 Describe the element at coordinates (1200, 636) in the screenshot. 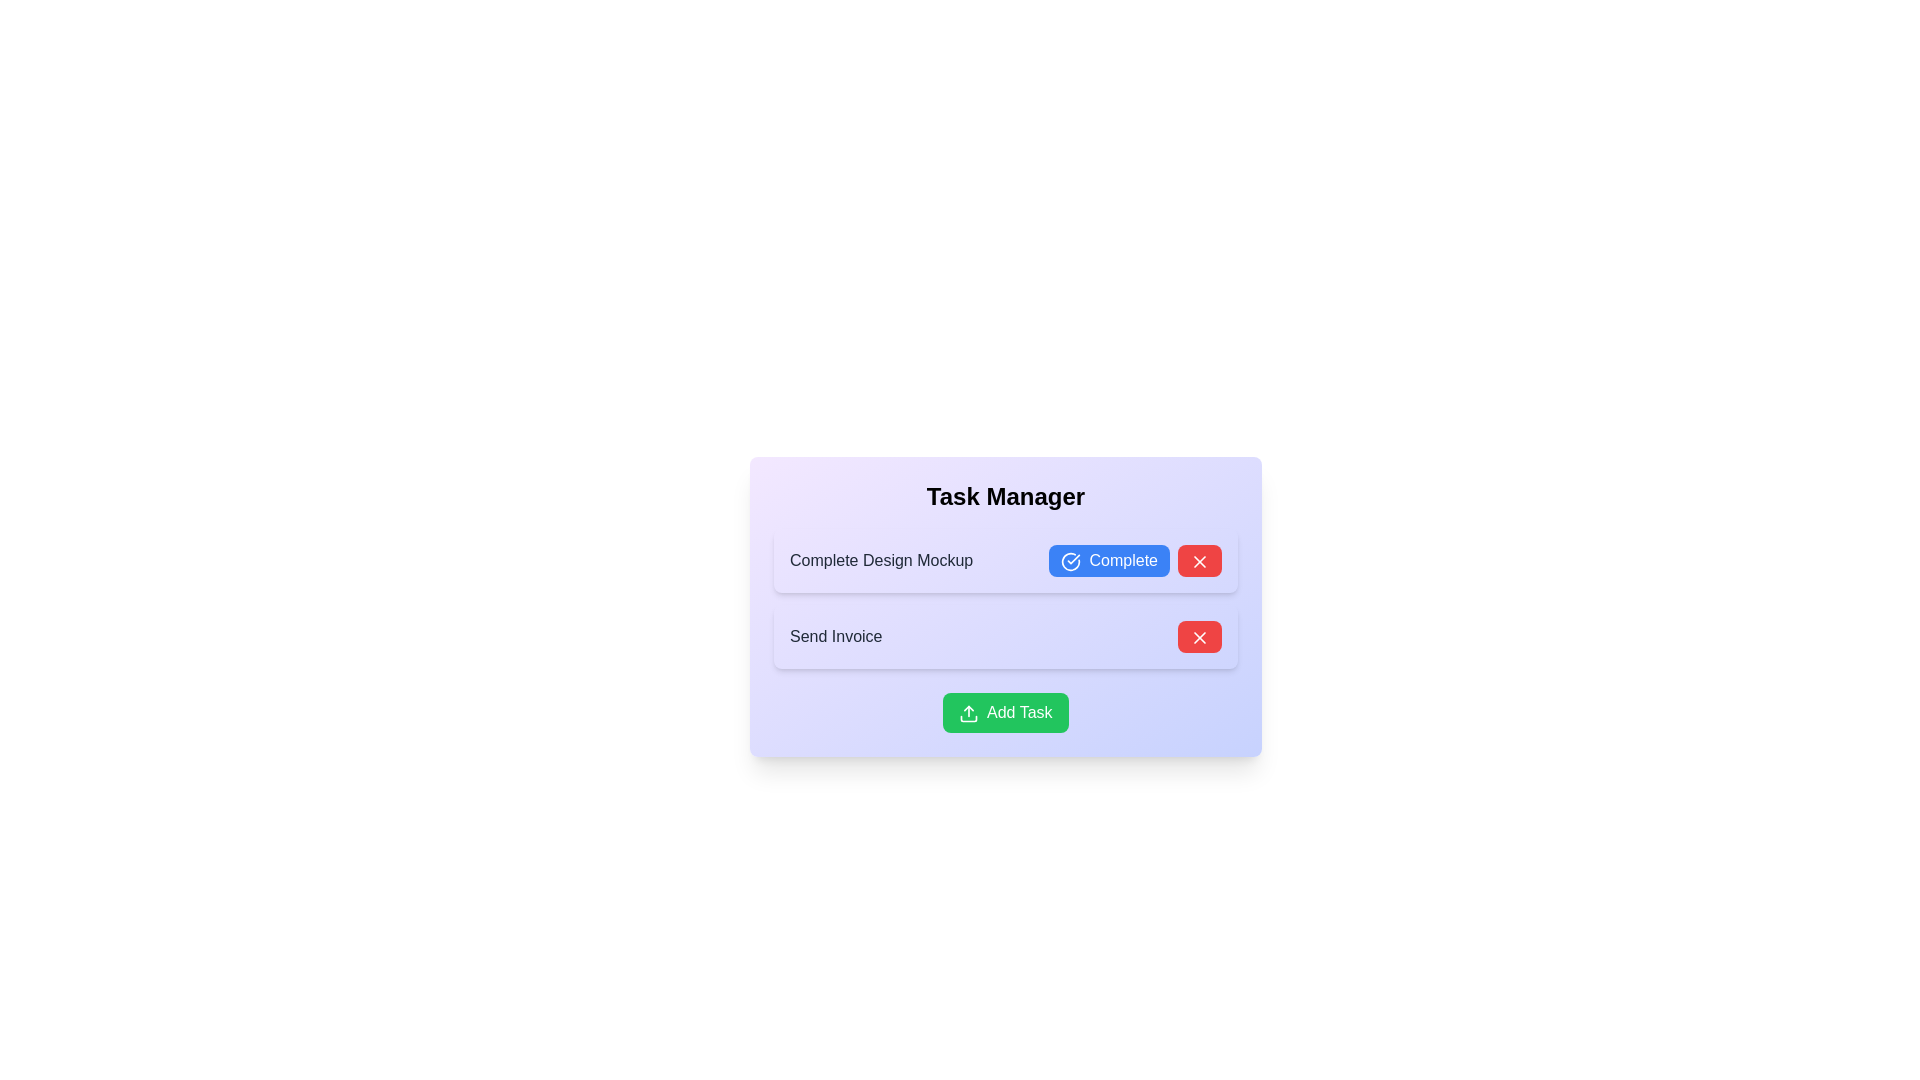

I see `the red rectangular button with a white 'X' icon located to the right of the 'Send Invoice' text in the second row of the task list in the 'Task Manager' panel` at that location.